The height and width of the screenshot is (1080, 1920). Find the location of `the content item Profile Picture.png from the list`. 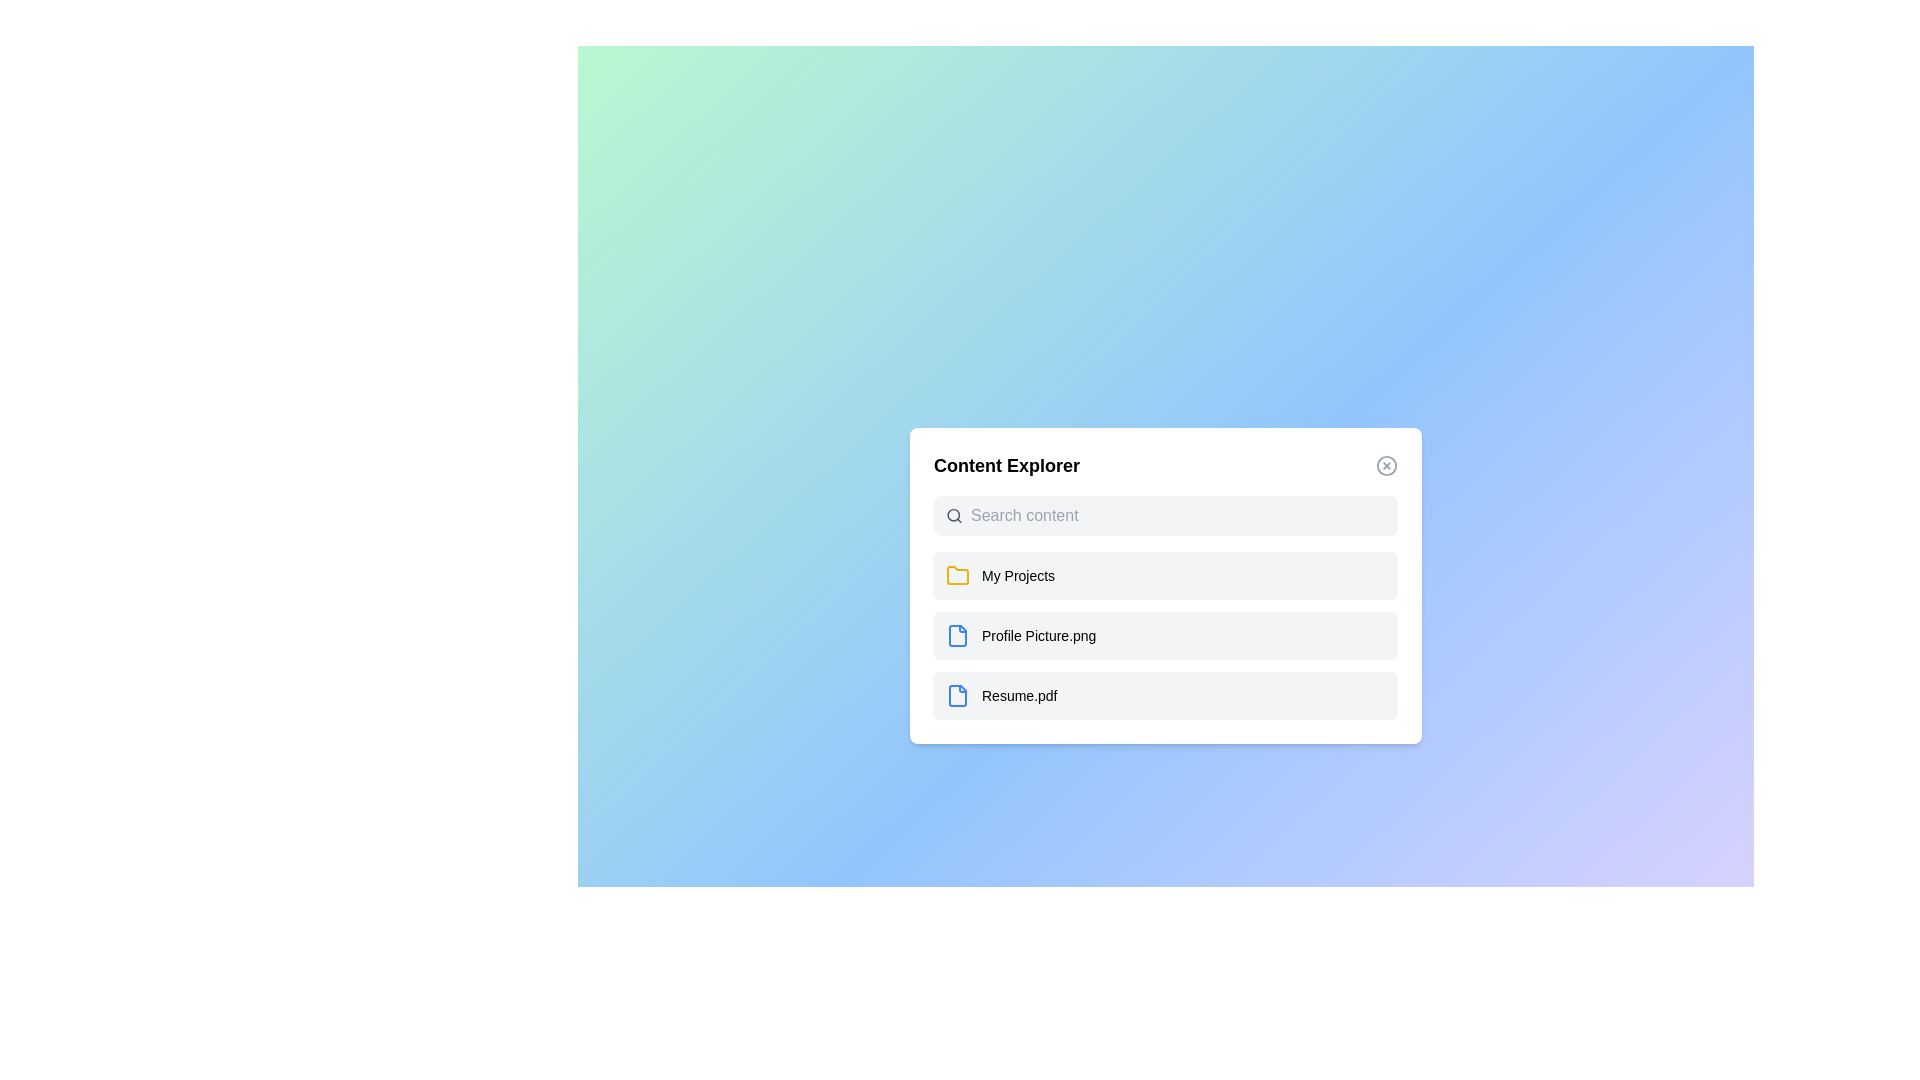

the content item Profile Picture.png from the list is located at coordinates (1166, 636).